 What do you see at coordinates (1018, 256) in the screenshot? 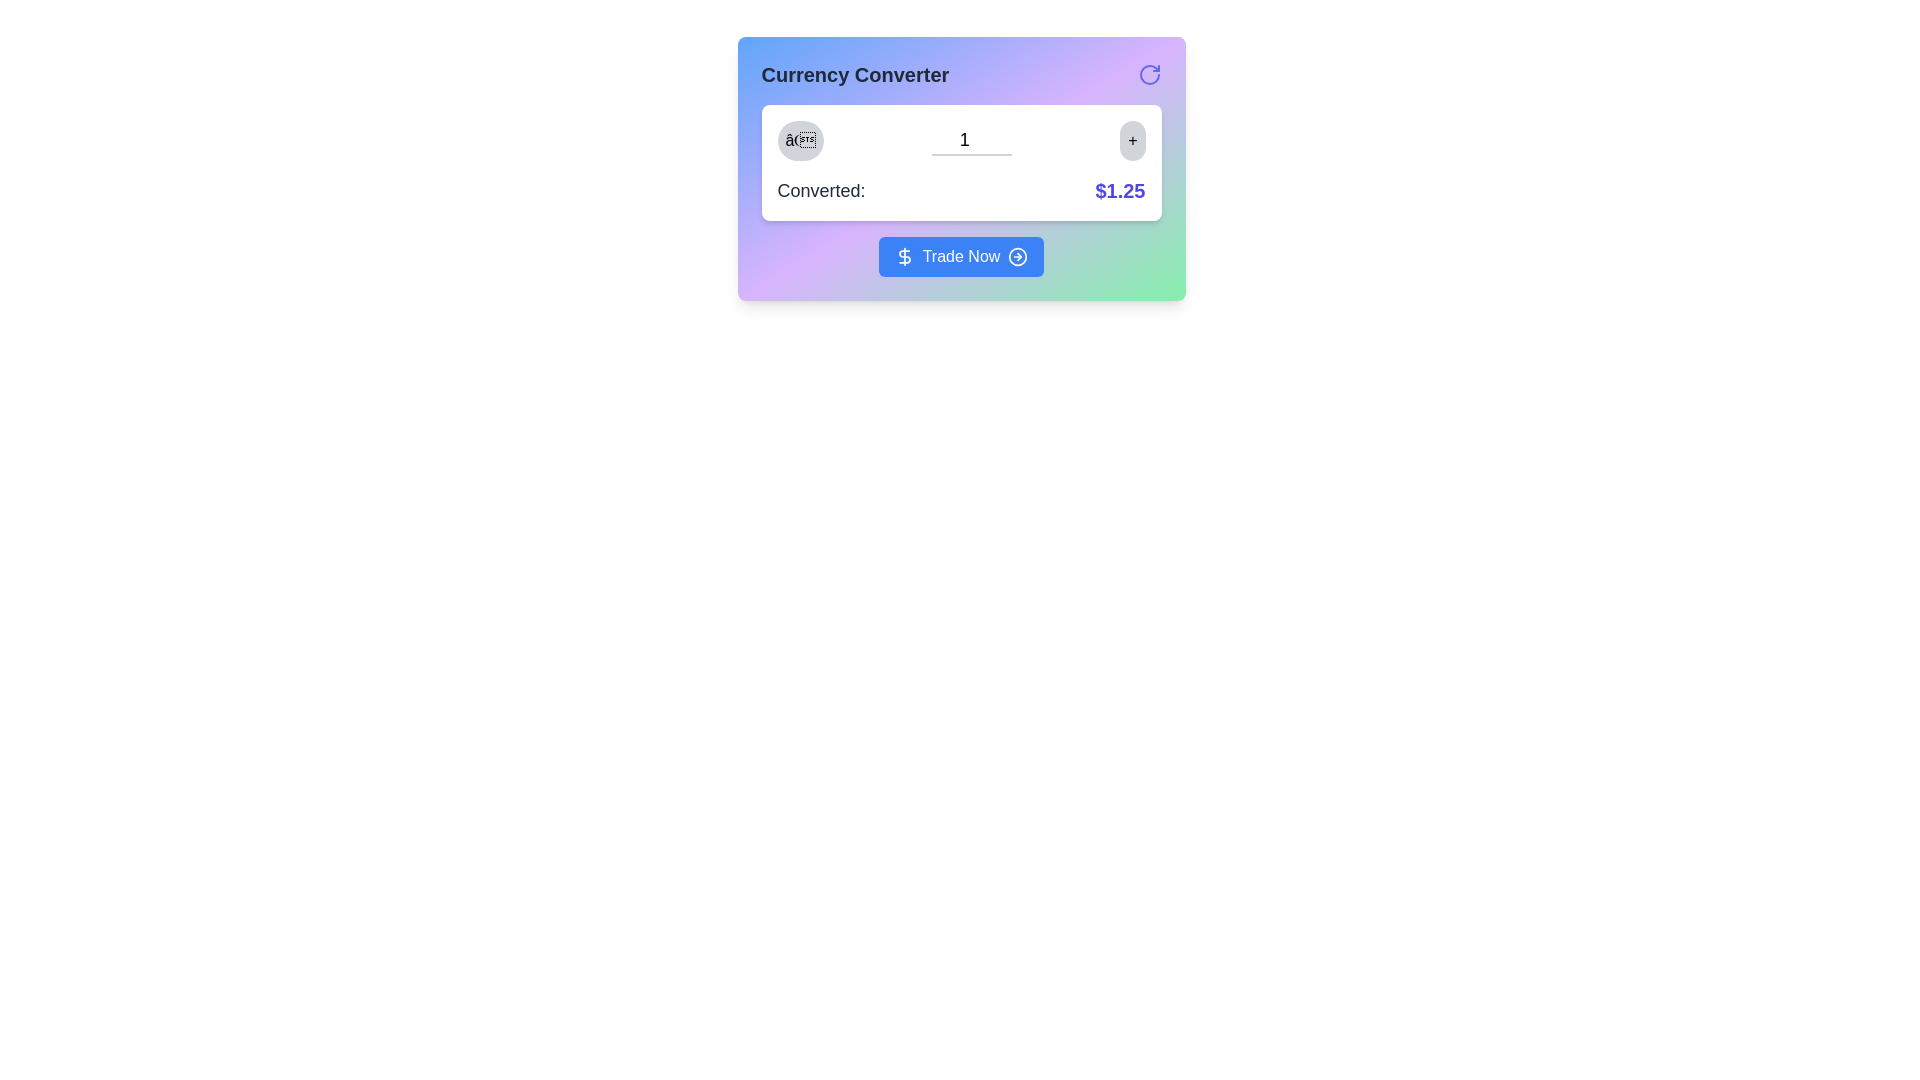
I see `the icon located on the far-right side of the 'Trade Now' button at the bottom-center of the card interface` at bounding box center [1018, 256].